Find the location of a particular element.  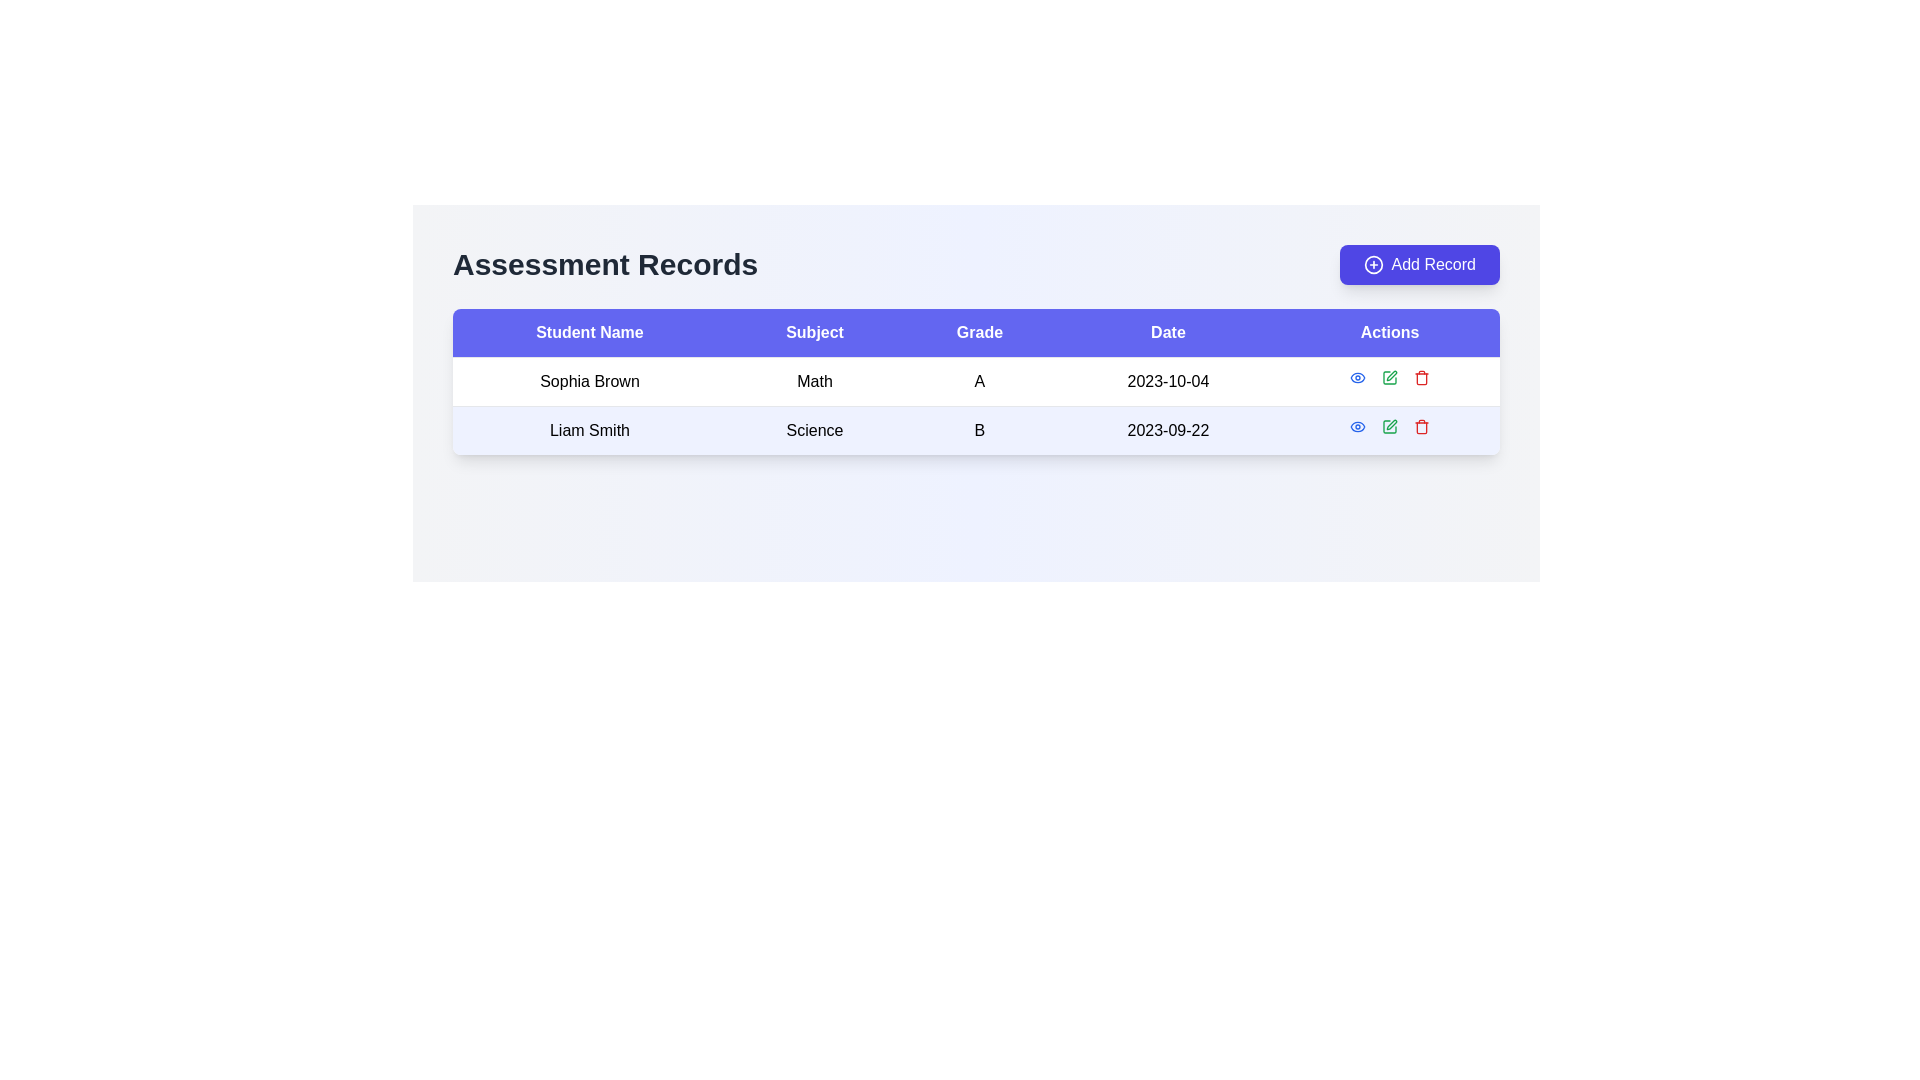

the red trash can icon in the 'Actions' column of the data table is located at coordinates (1421, 378).